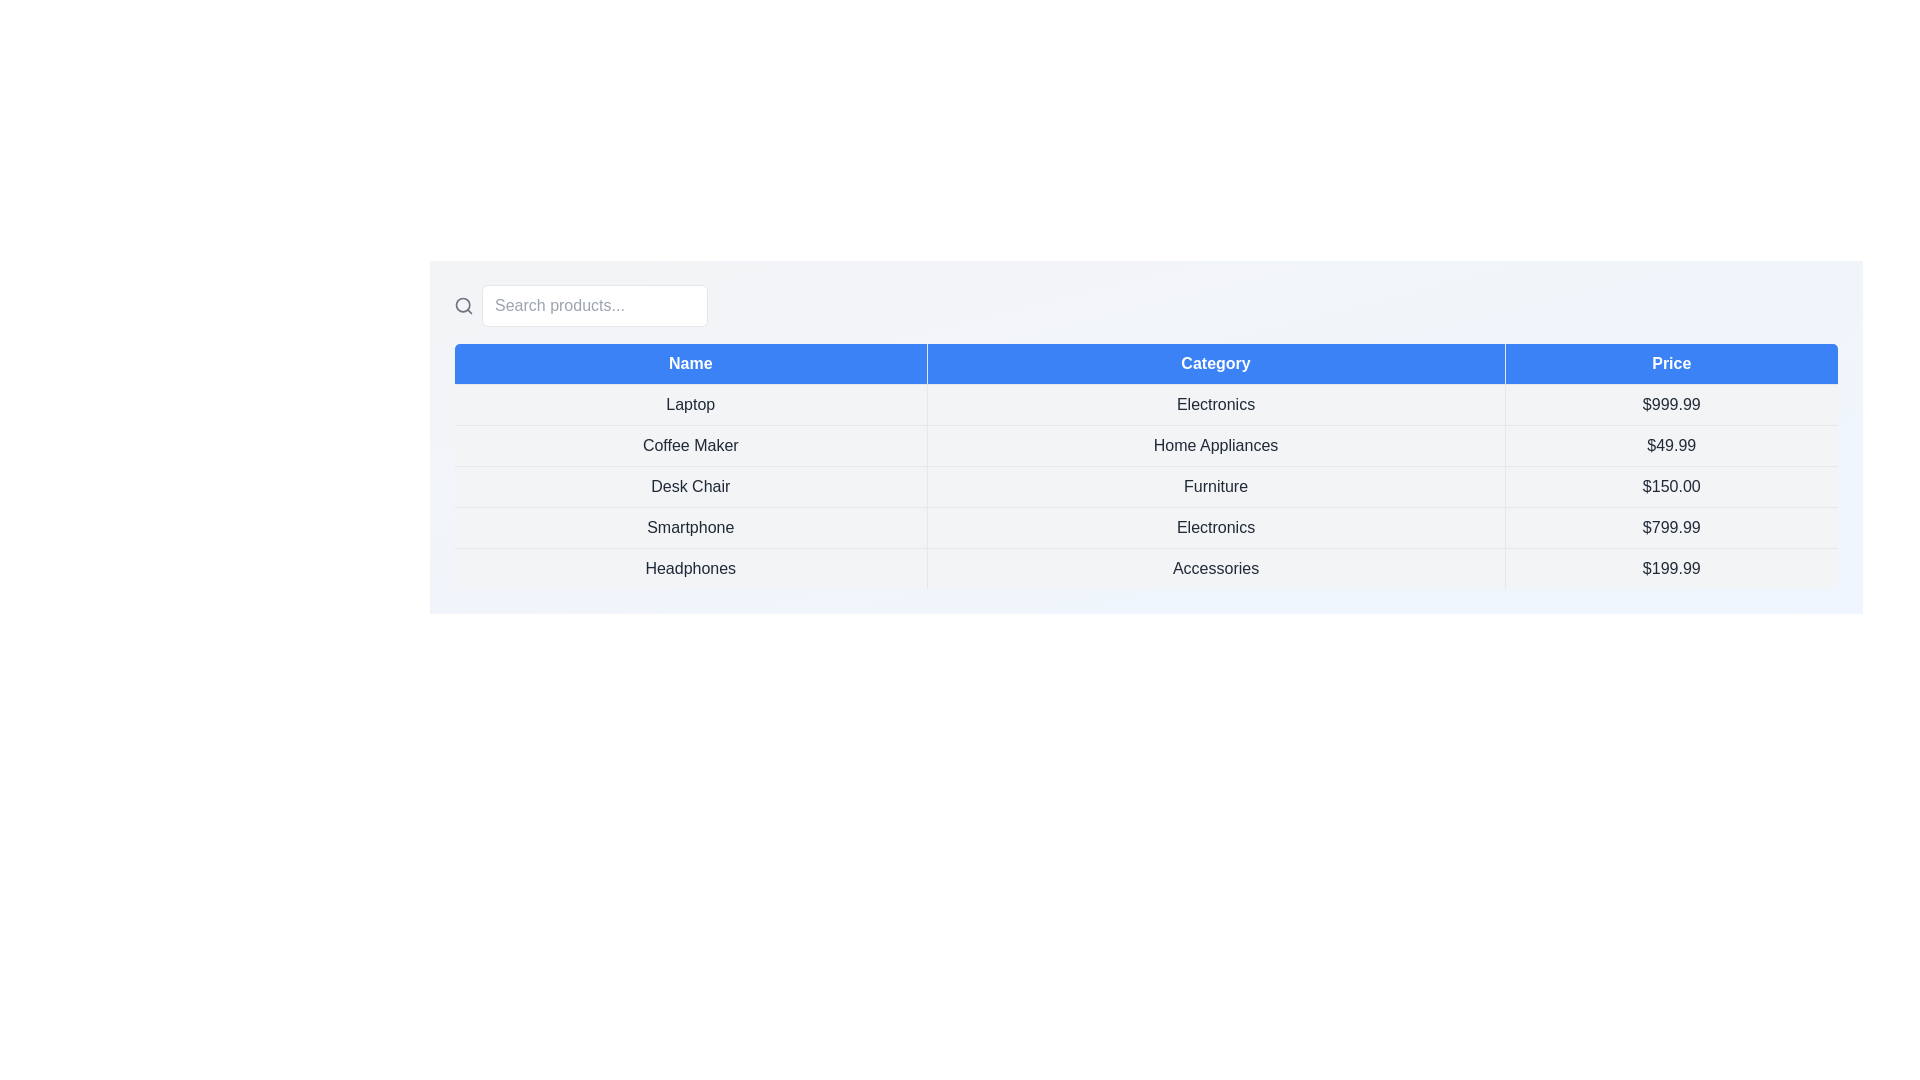  Describe the element at coordinates (690, 527) in the screenshot. I see `the textual label displaying 'Smartphone' in the 'Name' column of the table, located in the third row, corresponding to 'Electronics' in the 'Category' column and '$799.99' in the 'Price' column` at that location.